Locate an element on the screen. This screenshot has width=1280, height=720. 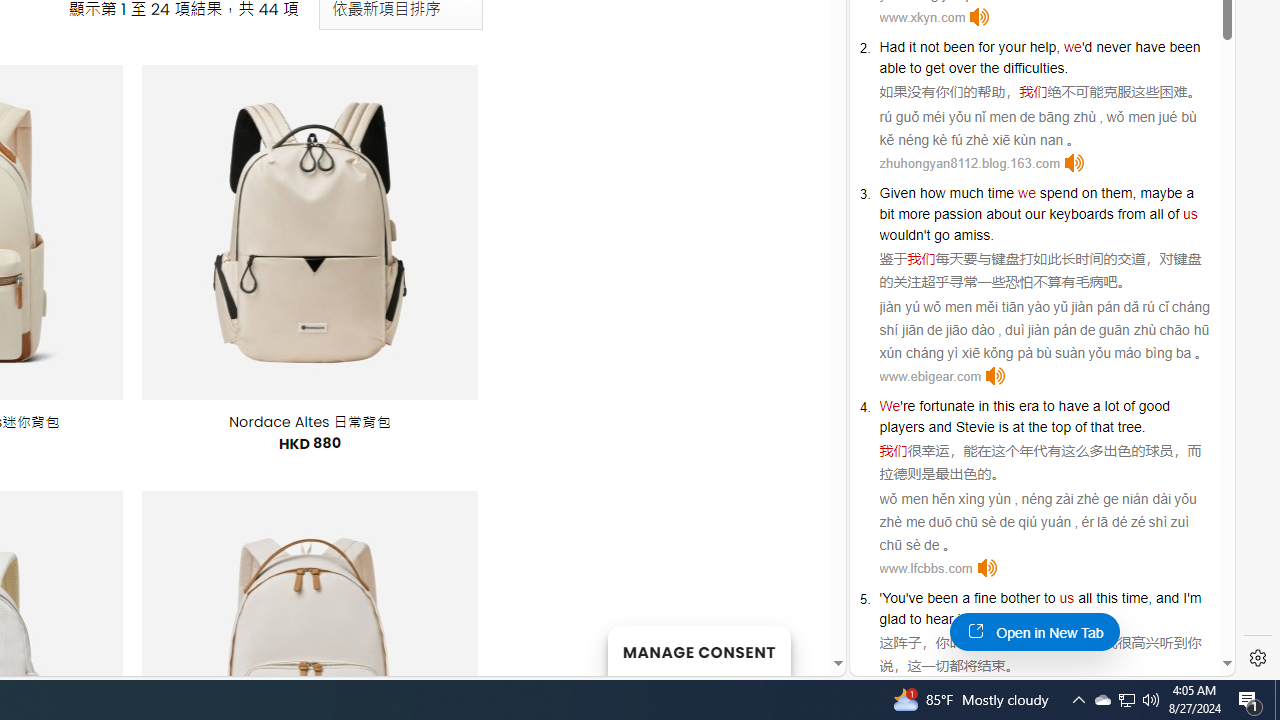
'this' is located at coordinates (1105, 596).